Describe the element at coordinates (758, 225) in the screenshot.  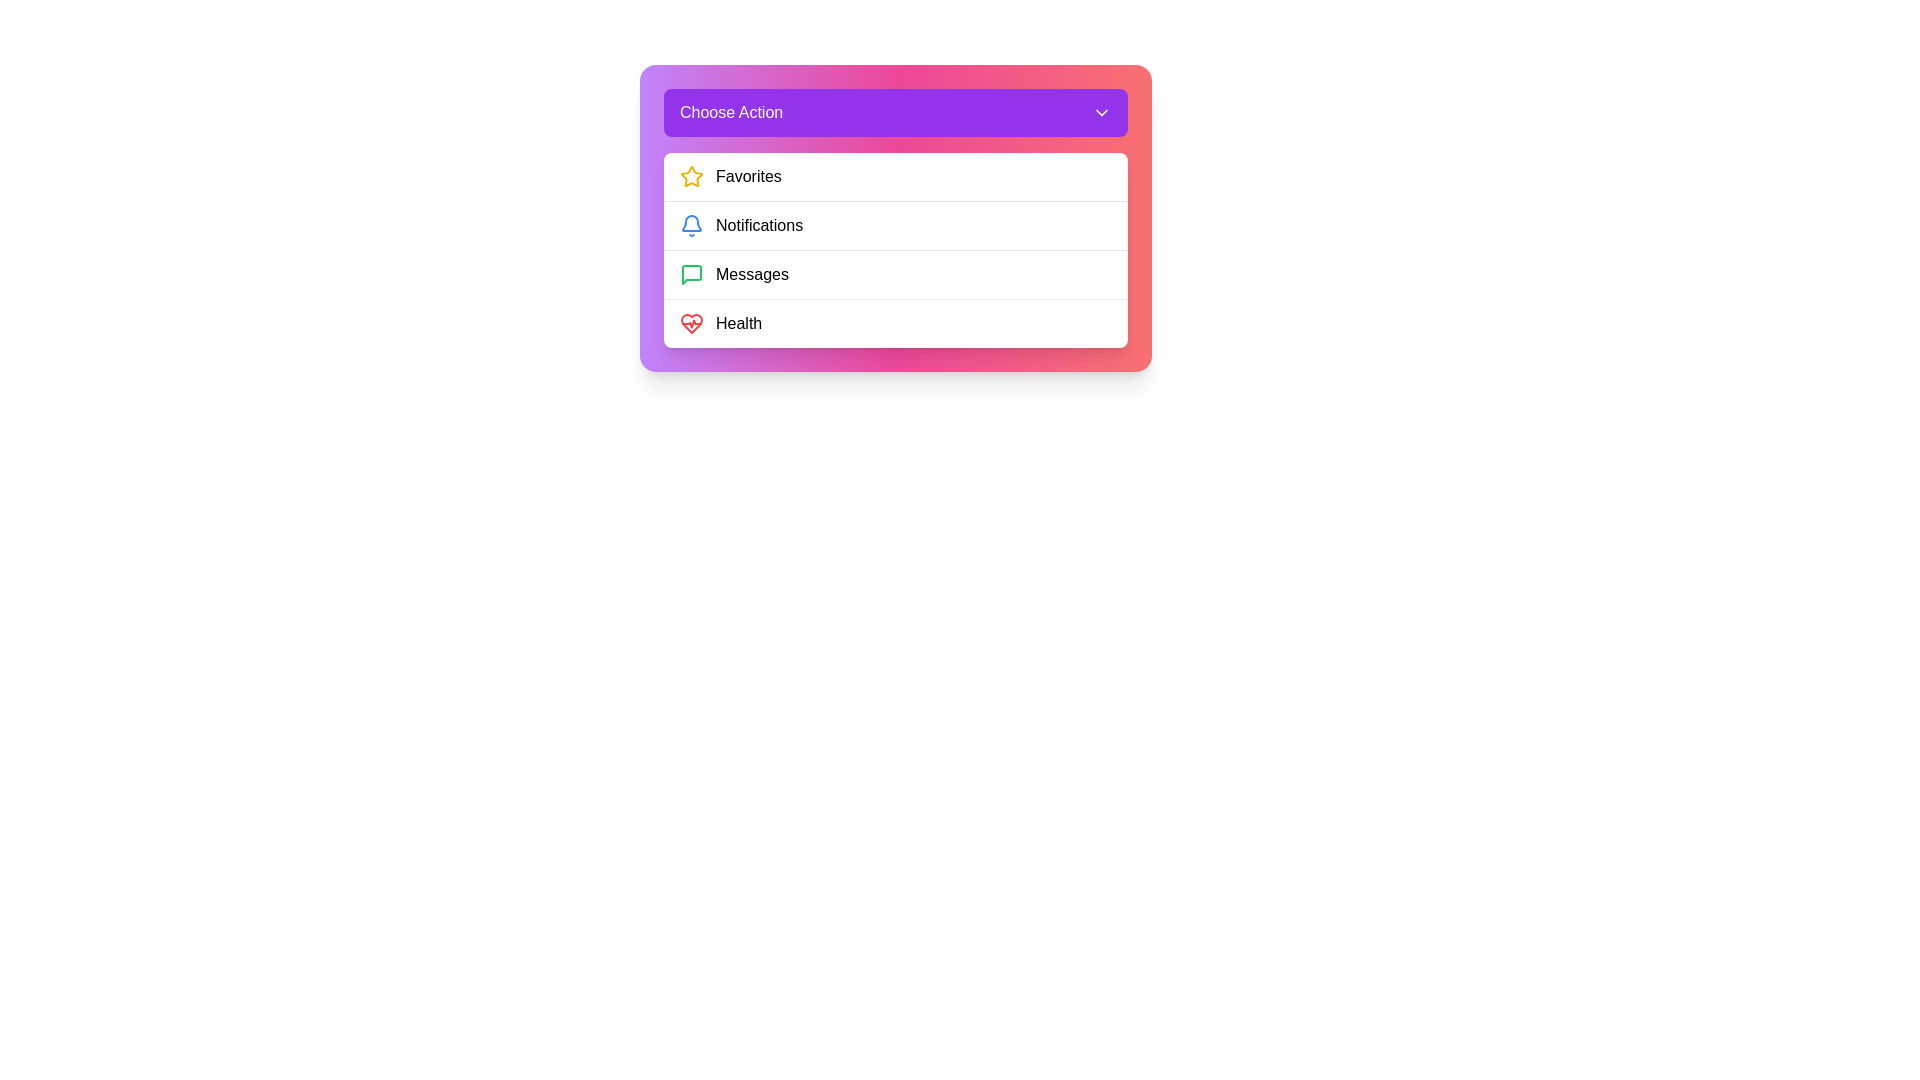
I see `the 'Notifications' text label in the dropdown menu` at that location.